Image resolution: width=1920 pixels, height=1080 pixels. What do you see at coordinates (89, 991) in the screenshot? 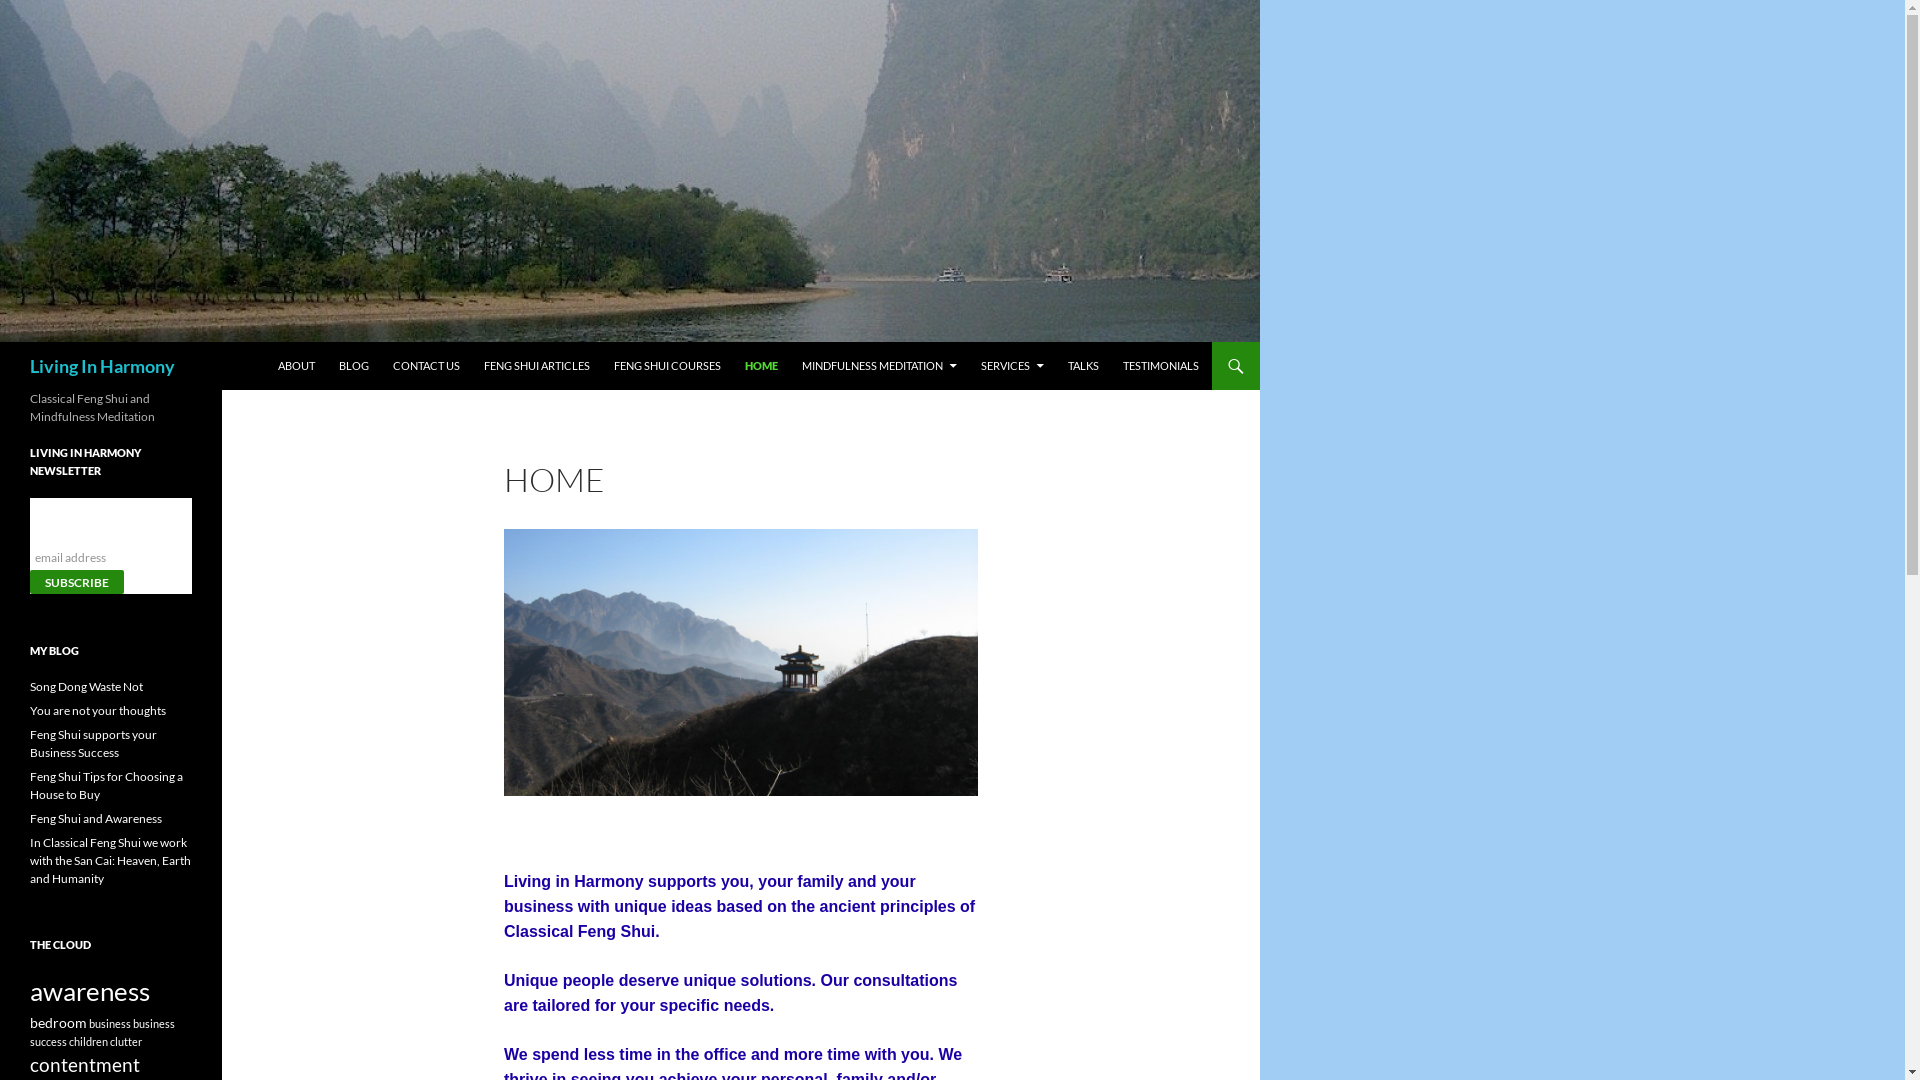
I see `'awareness'` at bounding box center [89, 991].